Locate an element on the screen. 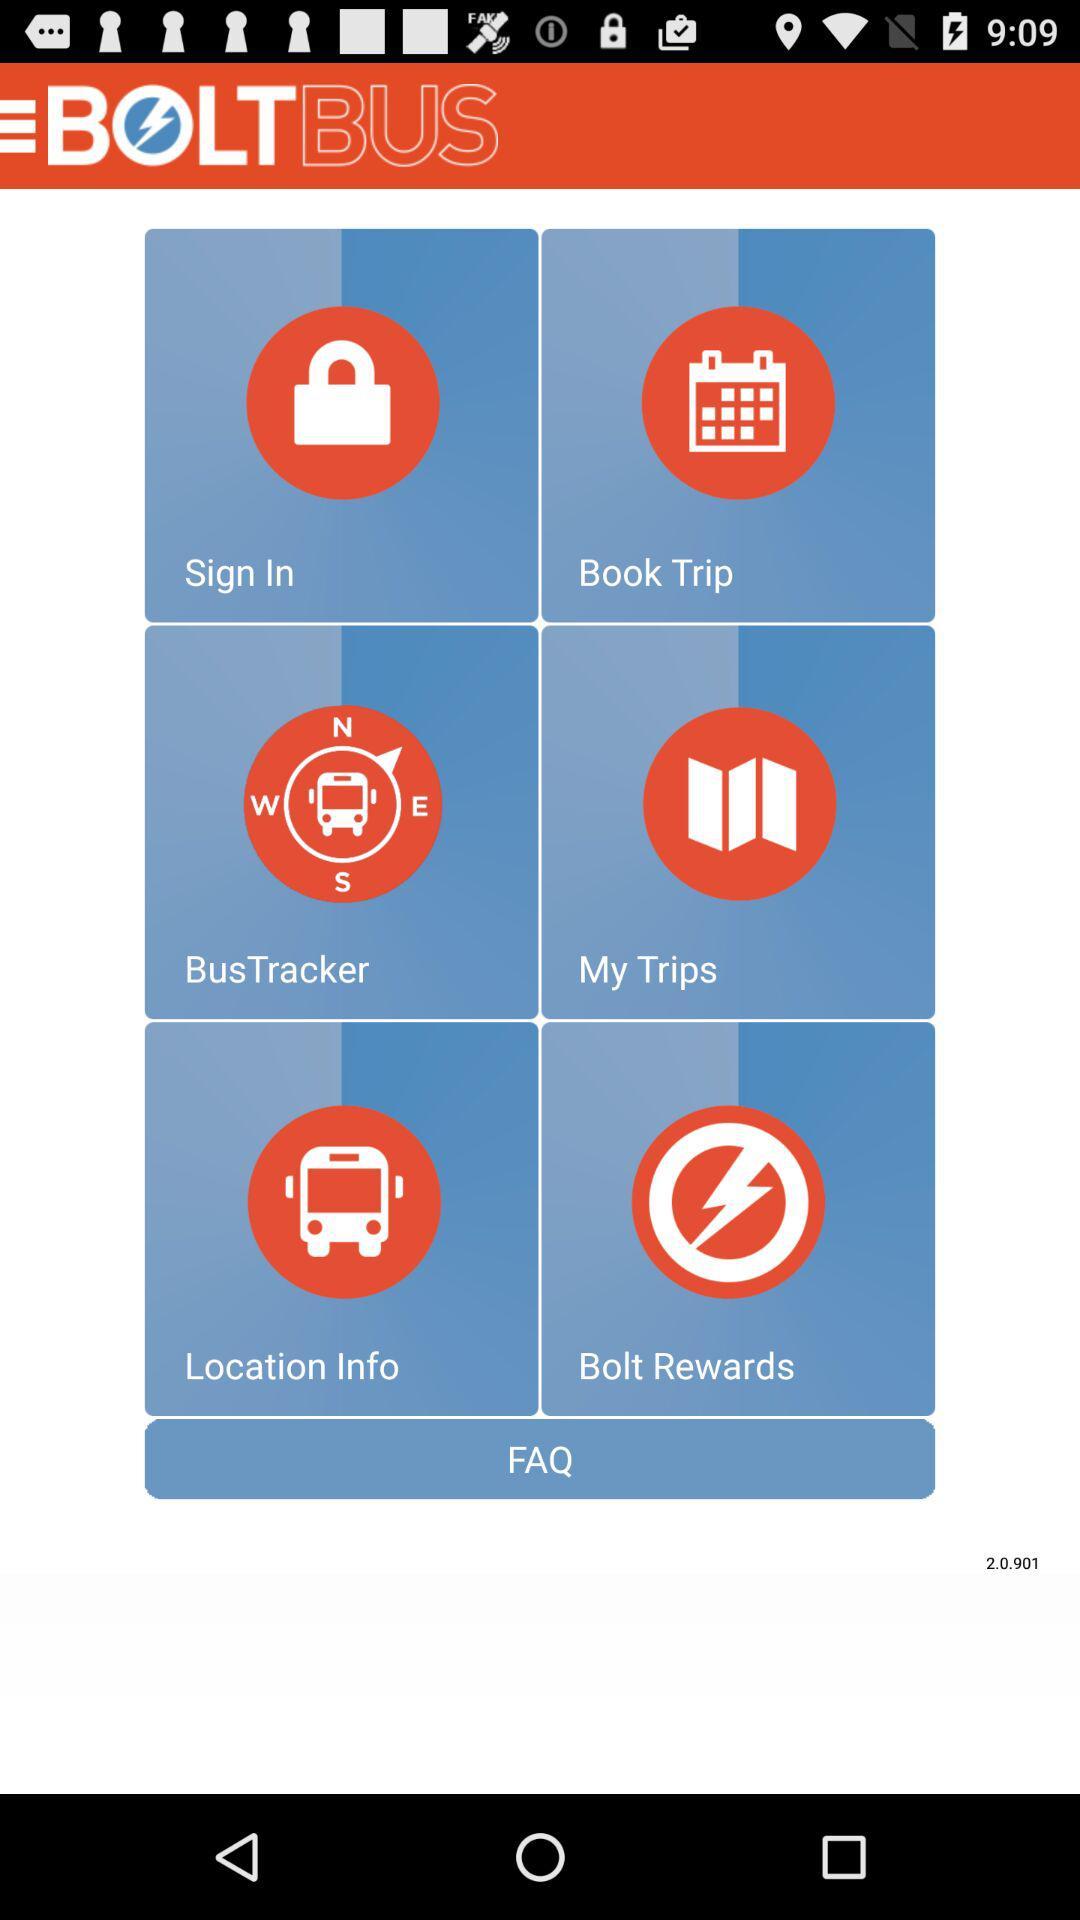 The height and width of the screenshot is (1920, 1080). book trip date is located at coordinates (738, 424).